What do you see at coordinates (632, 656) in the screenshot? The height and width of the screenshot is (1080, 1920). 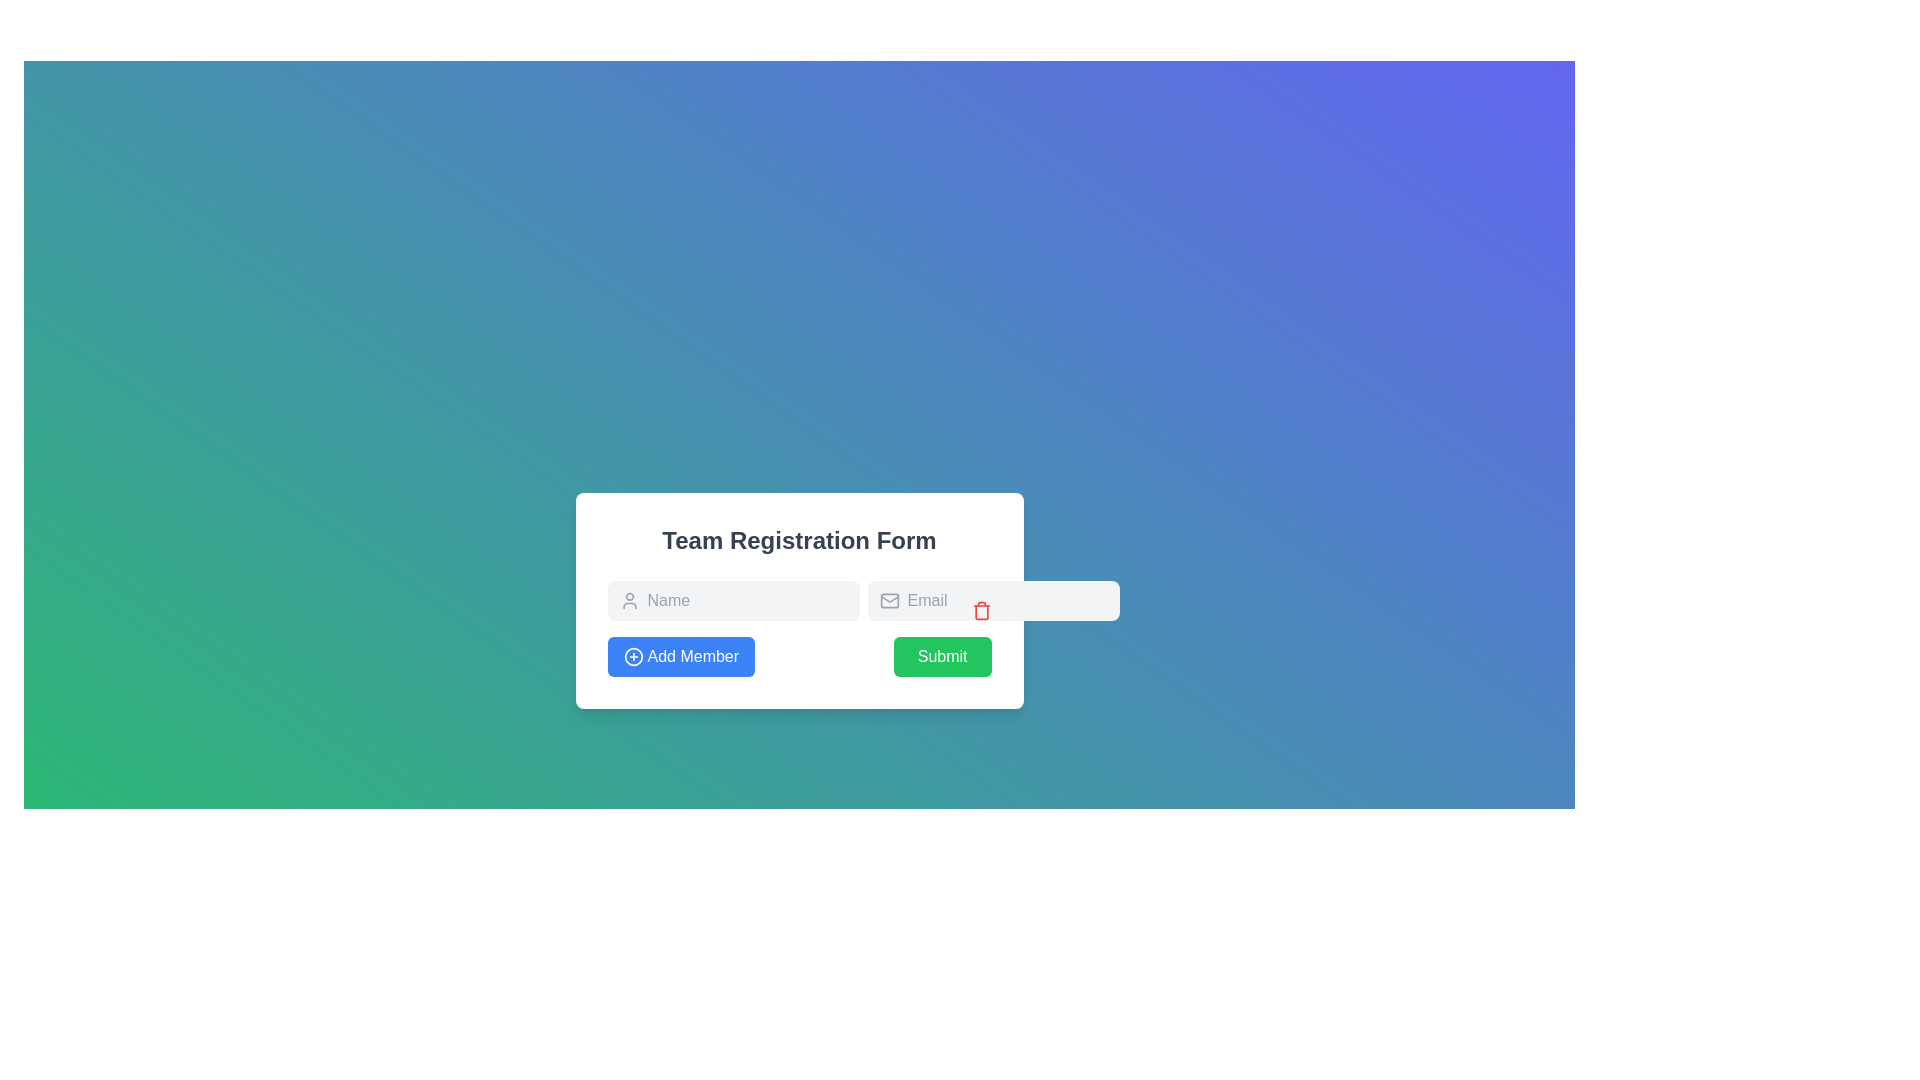 I see `the leading icon on the left side of the 'Add Member' button` at bounding box center [632, 656].